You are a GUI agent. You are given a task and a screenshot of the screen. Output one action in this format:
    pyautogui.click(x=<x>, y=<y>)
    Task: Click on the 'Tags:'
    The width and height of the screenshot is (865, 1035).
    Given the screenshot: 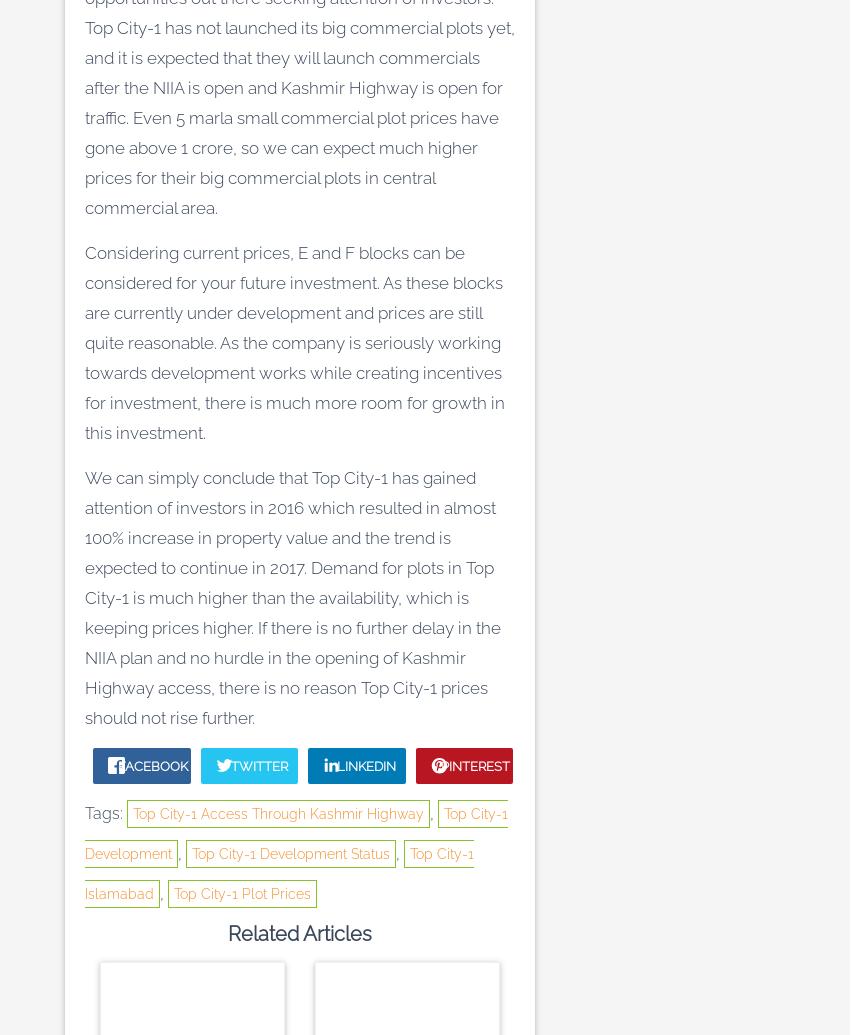 What is the action you would take?
    pyautogui.click(x=85, y=812)
    